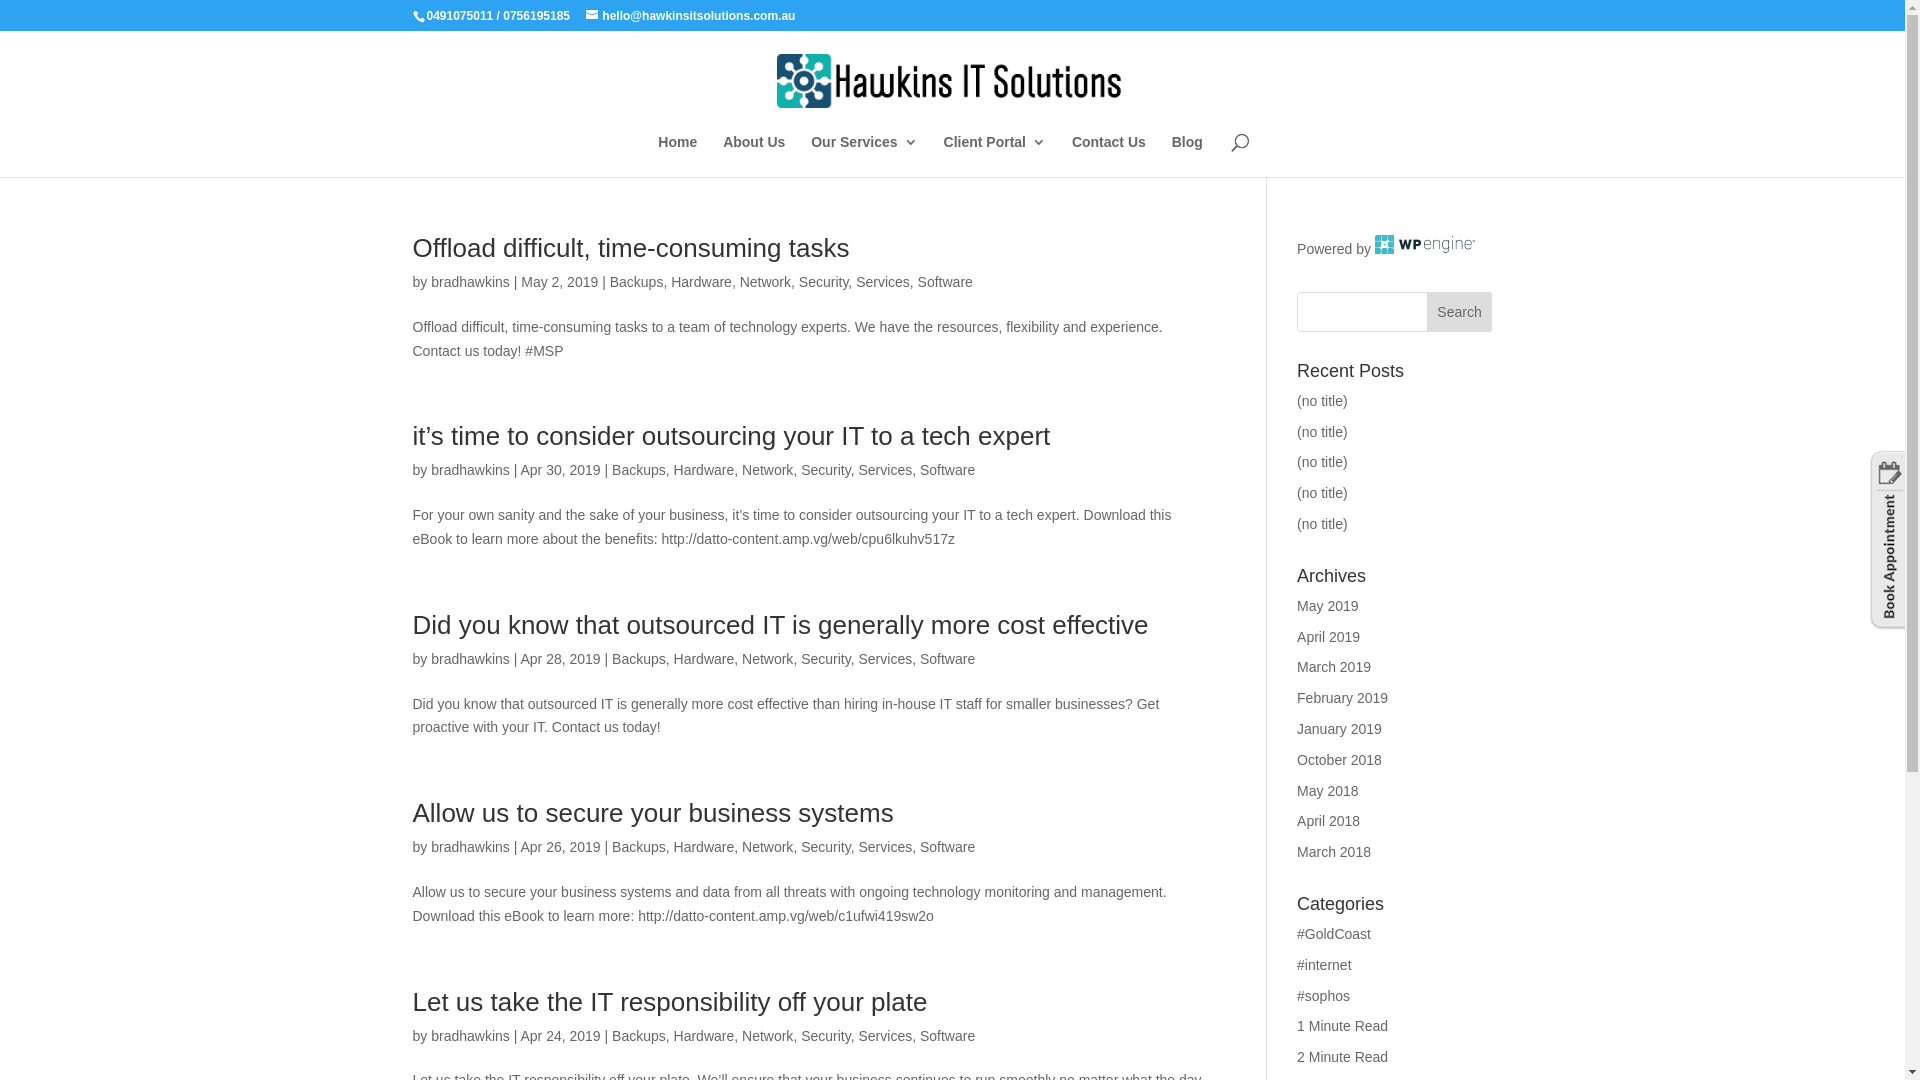 The height and width of the screenshot is (1080, 1920). Describe the element at coordinates (1322, 431) in the screenshot. I see `'(no title)'` at that location.